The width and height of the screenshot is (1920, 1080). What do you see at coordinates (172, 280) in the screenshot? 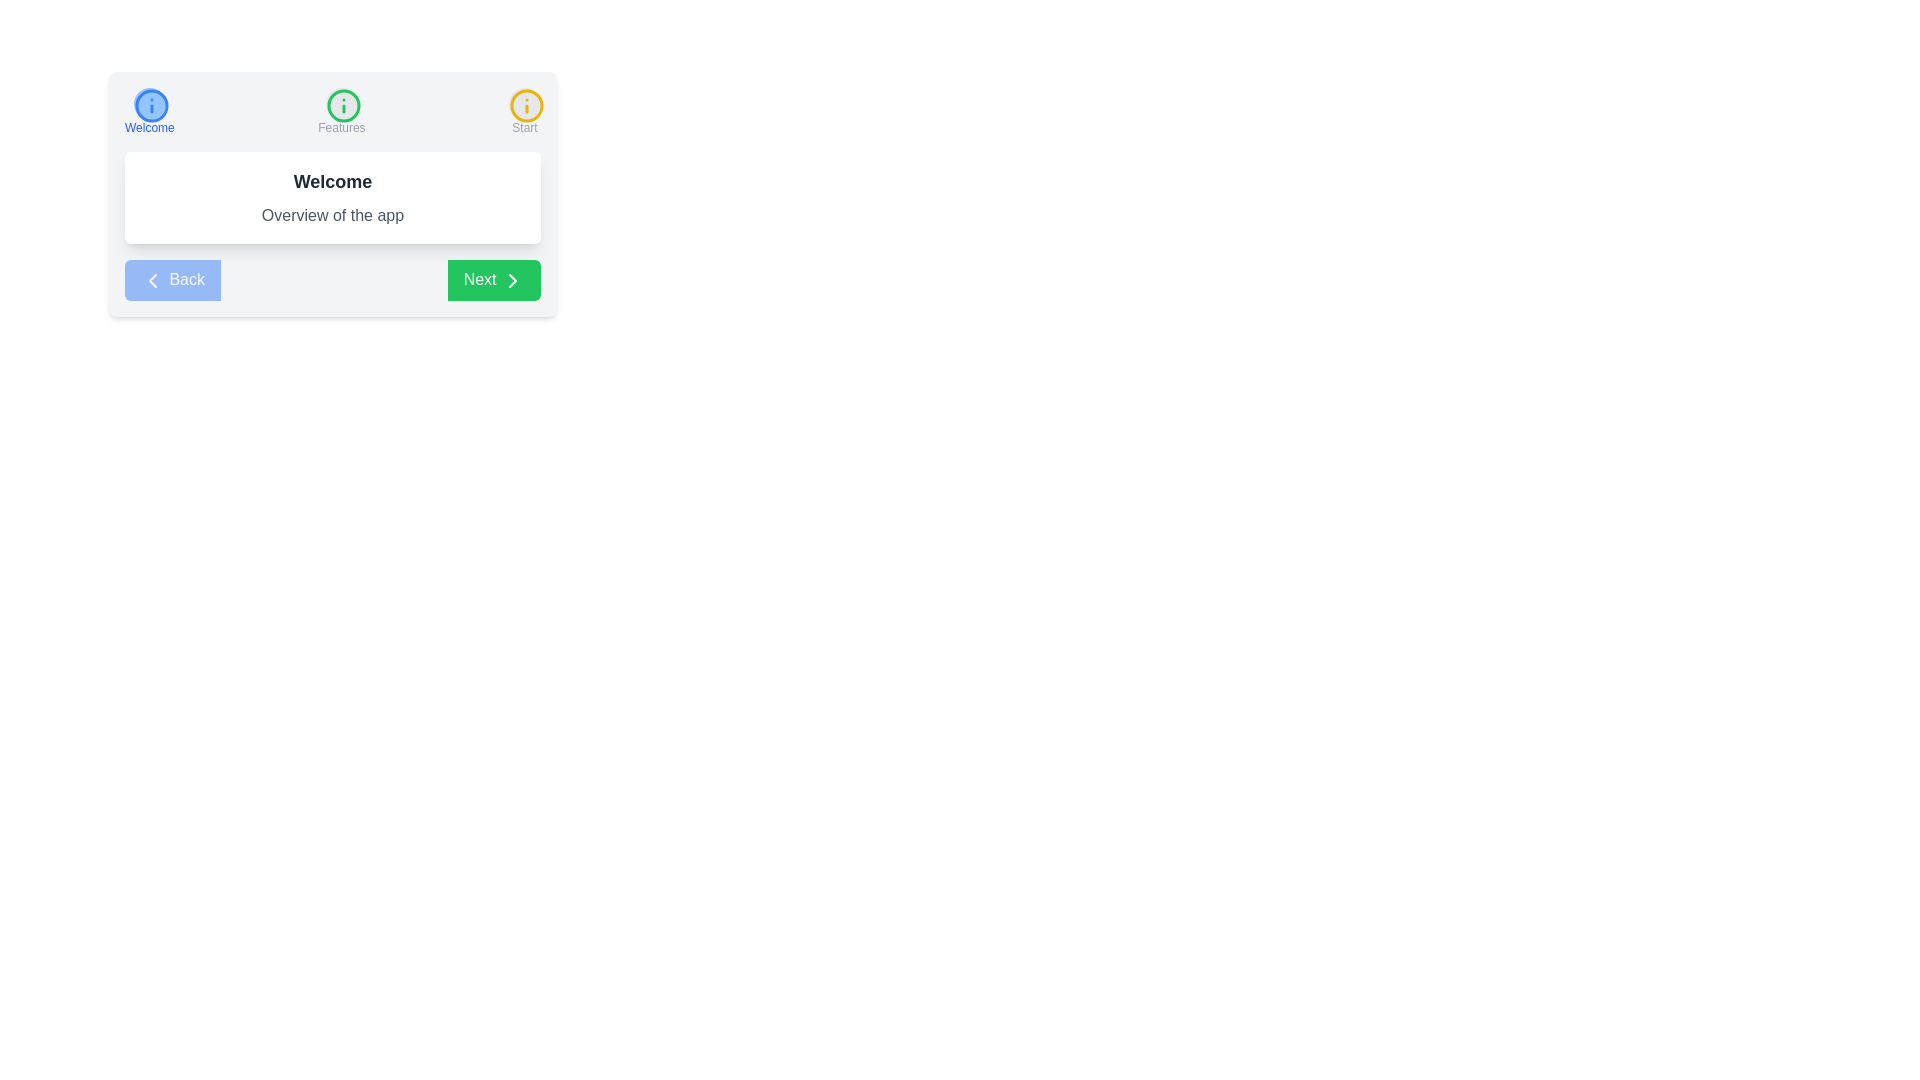
I see `the 'Back' button to observe its behavior` at bounding box center [172, 280].